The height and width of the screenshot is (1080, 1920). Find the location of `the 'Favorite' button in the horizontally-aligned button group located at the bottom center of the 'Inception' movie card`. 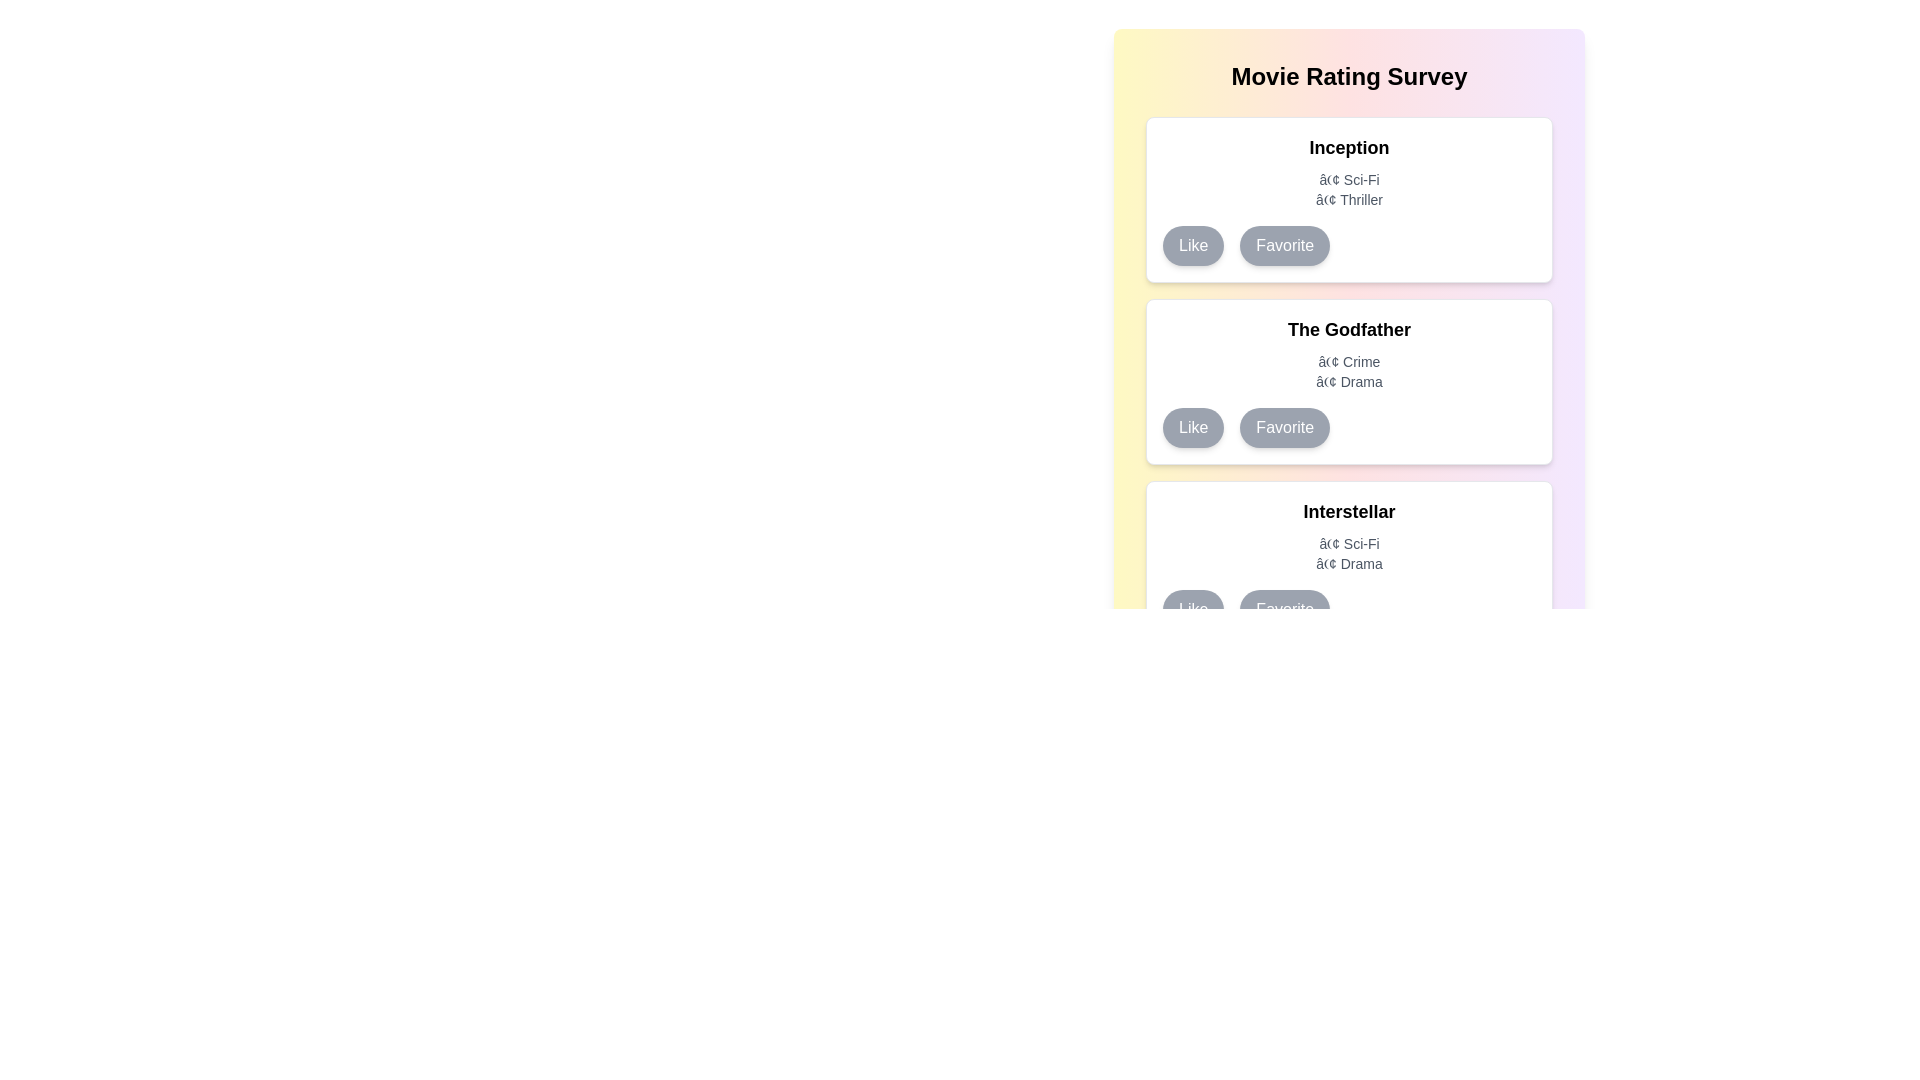

the 'Favorite' button in the horizontally-aligned button group located at the bottom center of the 'Inception' movie card is located at coordinates (1349, 245).